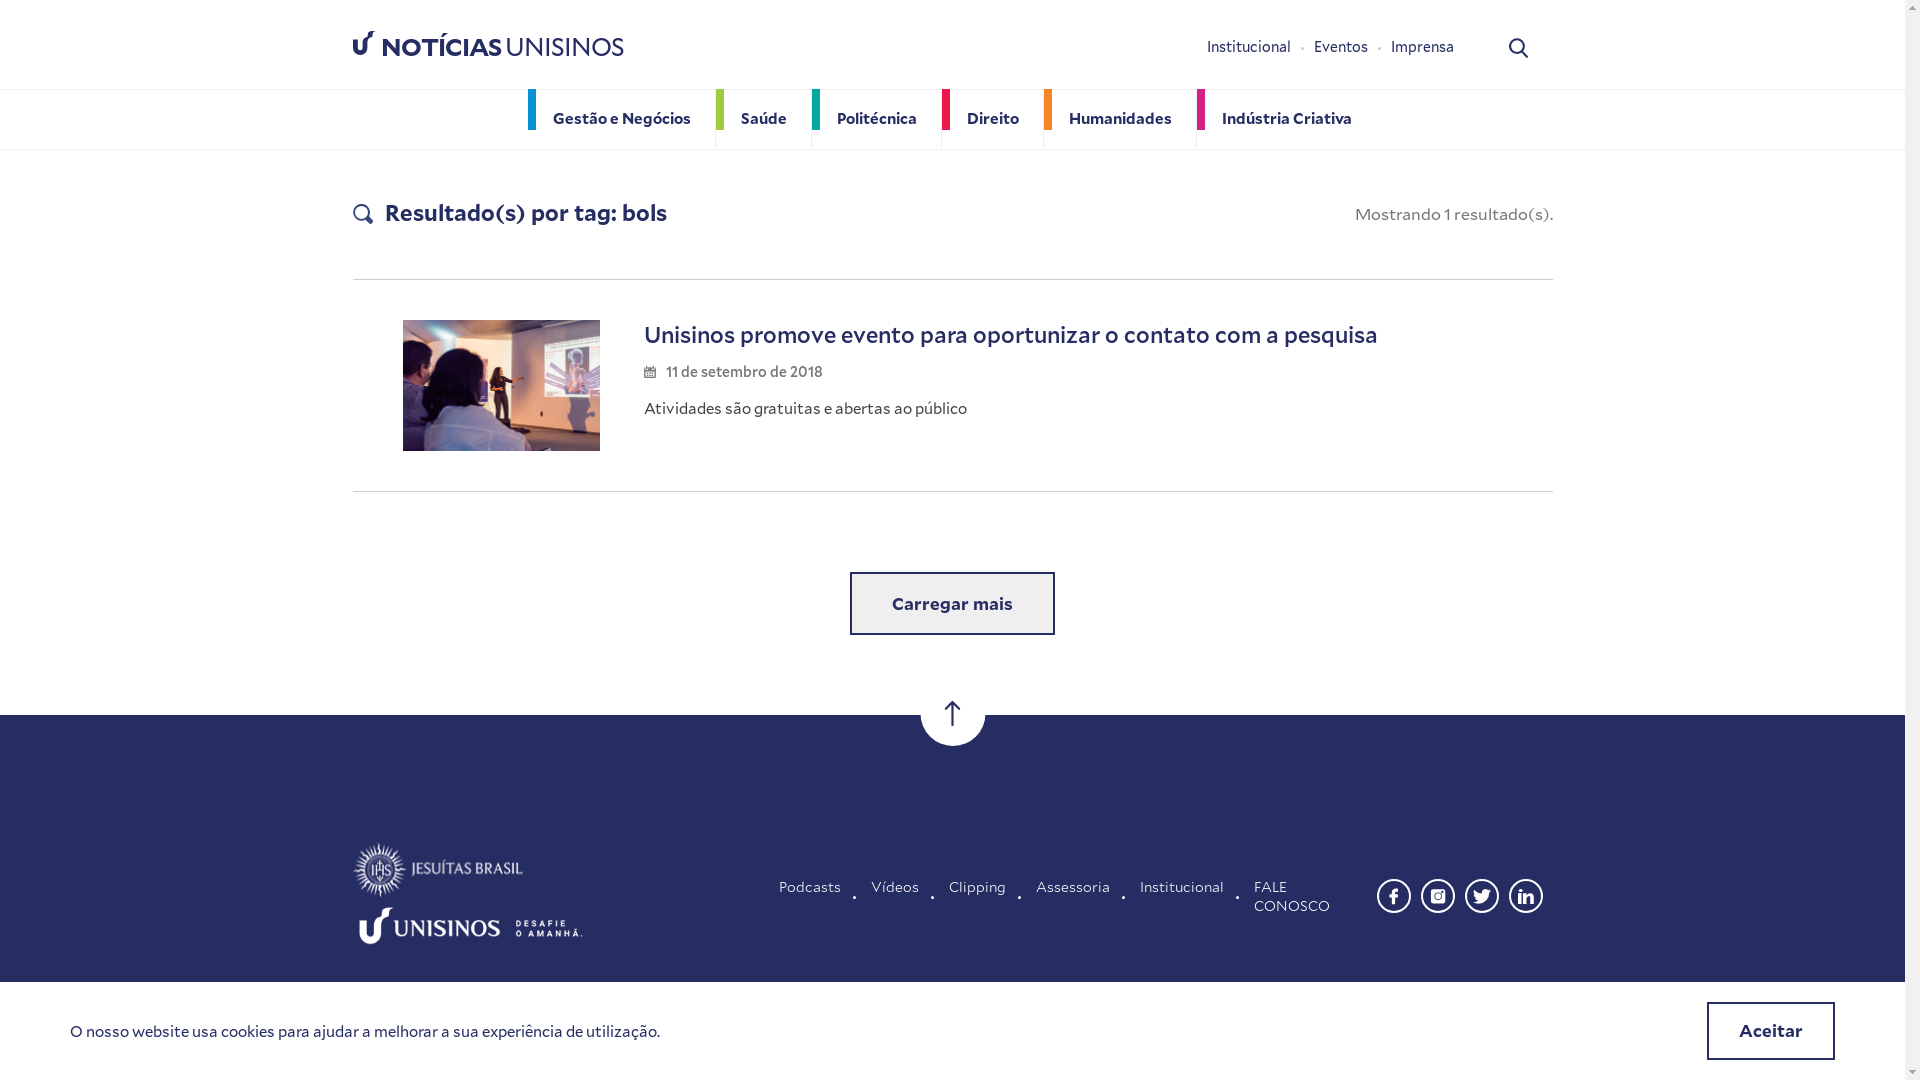 The image size is (1920, 1080). What do you see at coordinates (993, 118) in the screenshot?
I see `'Direito'` at bounding box center [993, 118].